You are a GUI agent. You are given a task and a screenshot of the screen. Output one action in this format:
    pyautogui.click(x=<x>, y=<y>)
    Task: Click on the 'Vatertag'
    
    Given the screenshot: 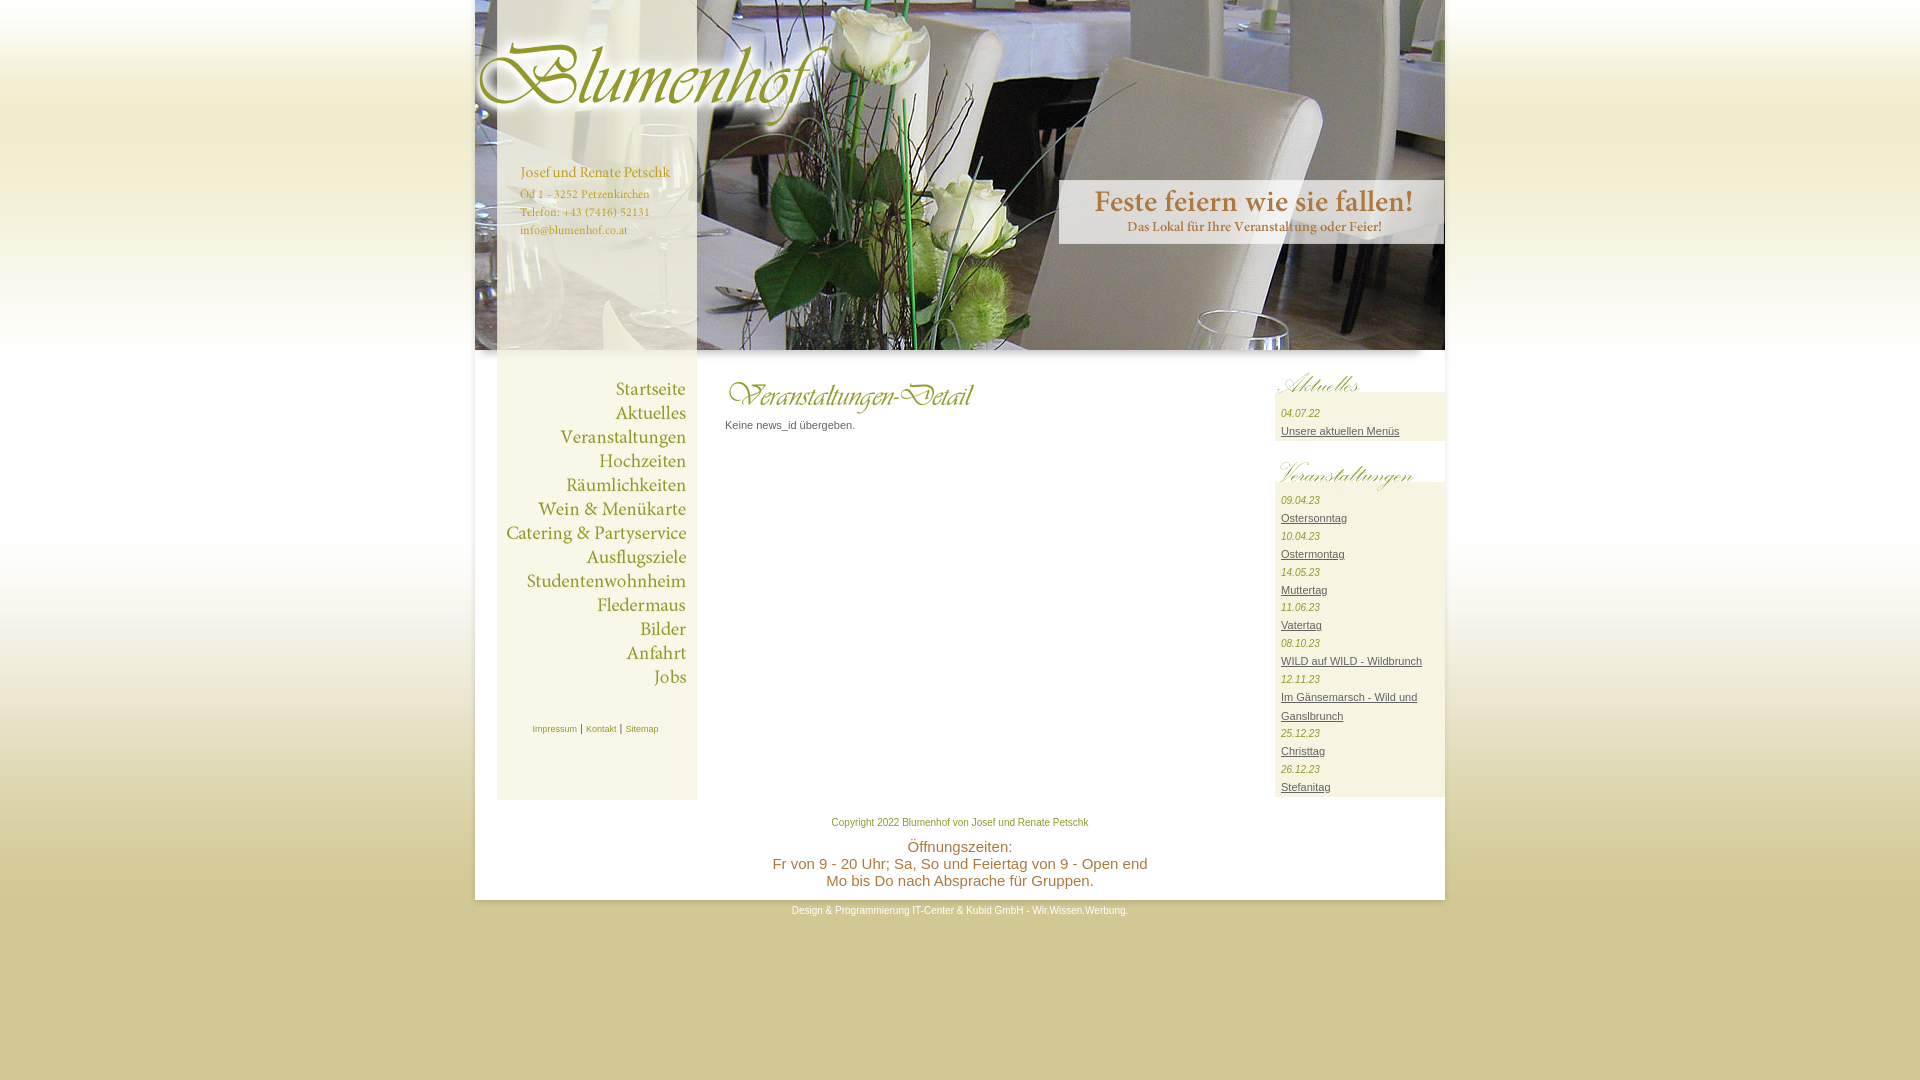 What is the action you would take?
    pyautogui.click(x=1301, y=623)
    